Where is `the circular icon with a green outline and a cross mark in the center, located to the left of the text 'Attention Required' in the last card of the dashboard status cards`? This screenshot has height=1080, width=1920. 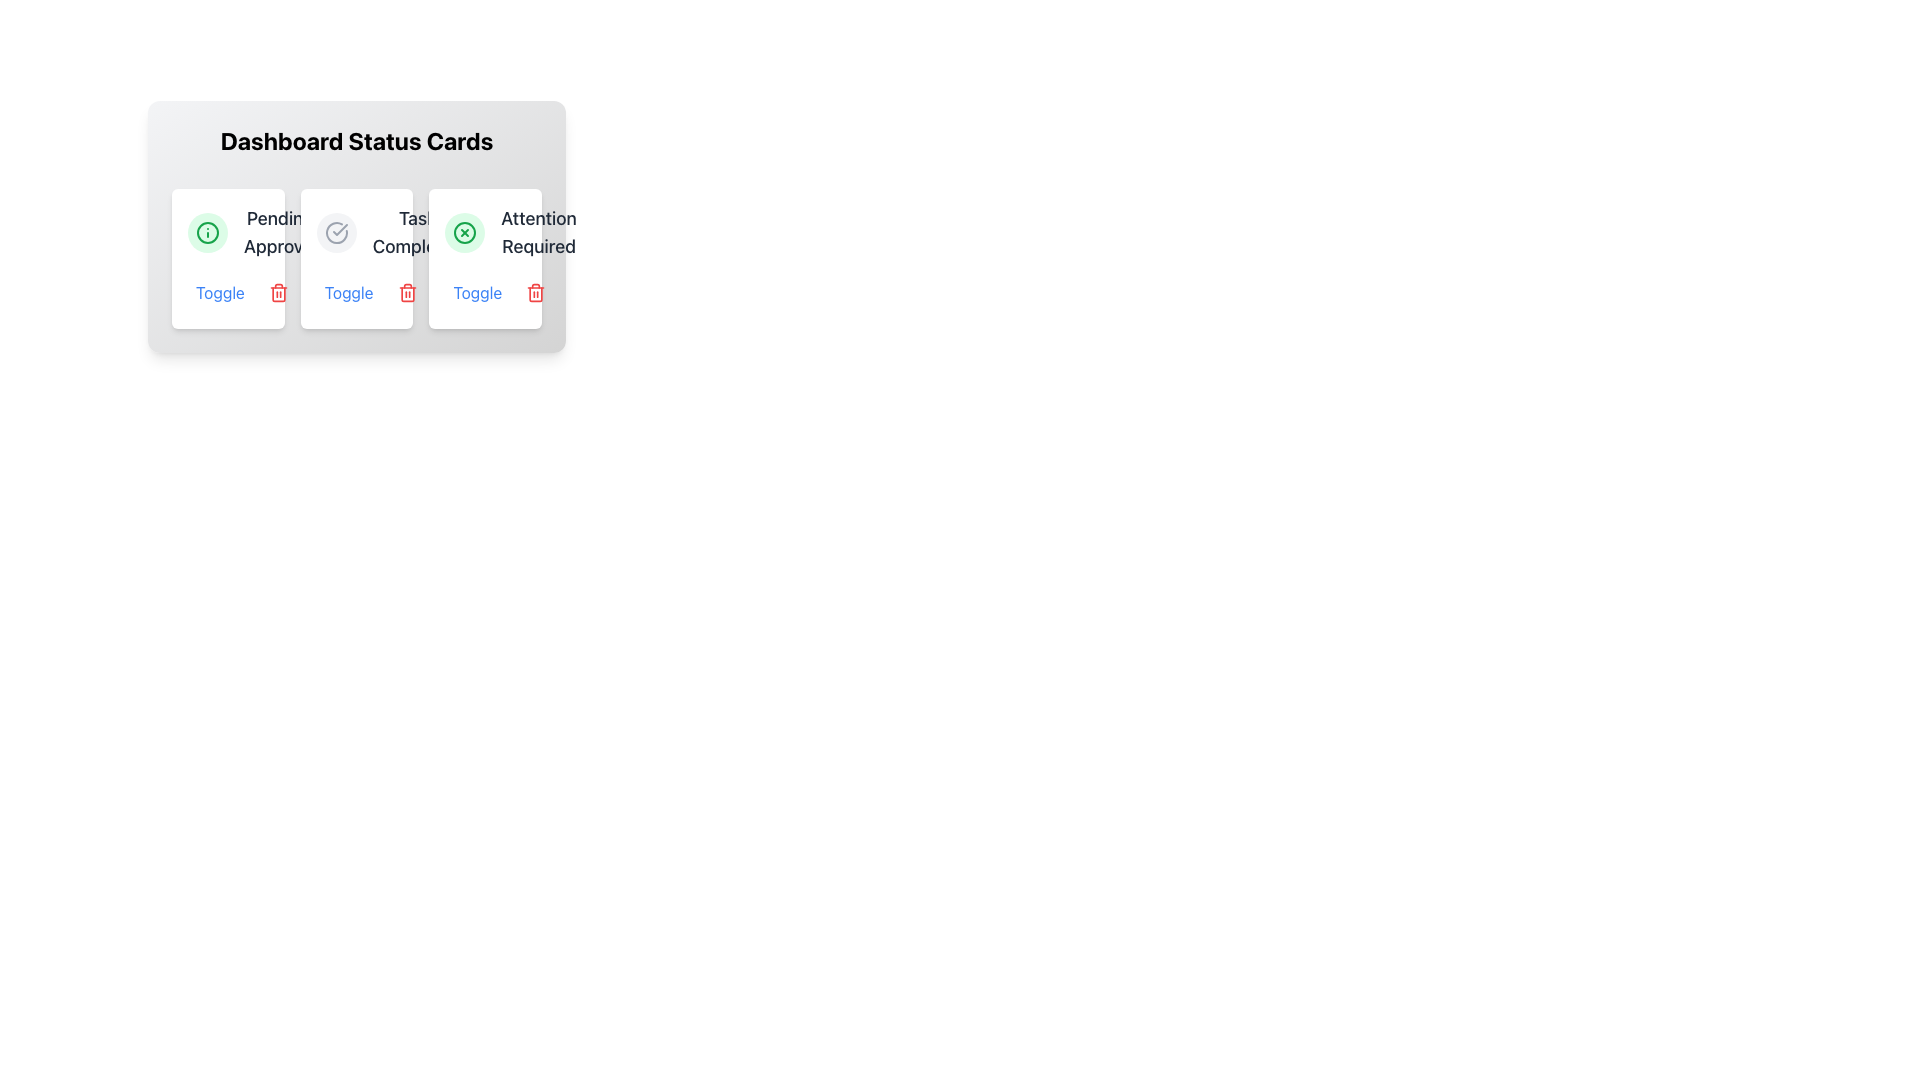 the circular icon with a green outline and a cross mark in the center, located to the left of the text 'Attention Required' in the last card of the dashboard status cards is located at coordinates (464, 231).